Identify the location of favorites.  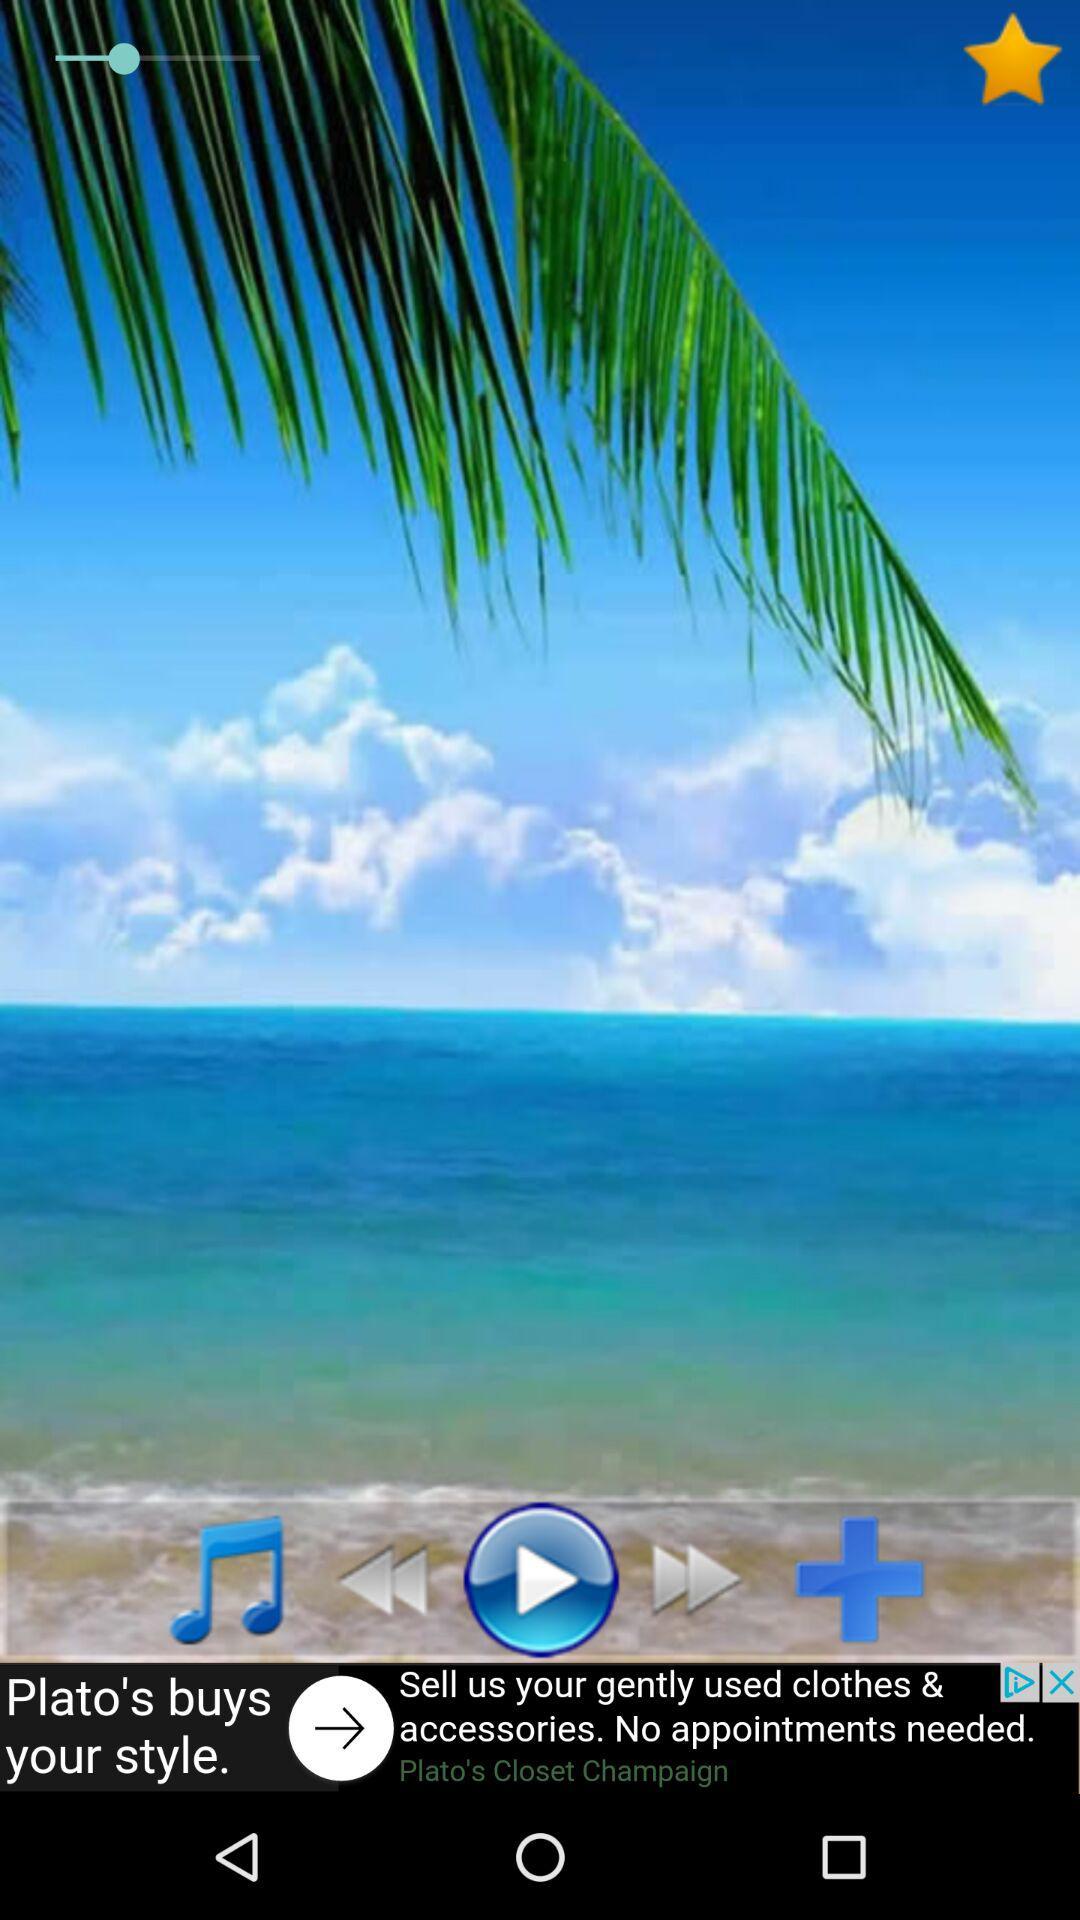
(1020, 59).